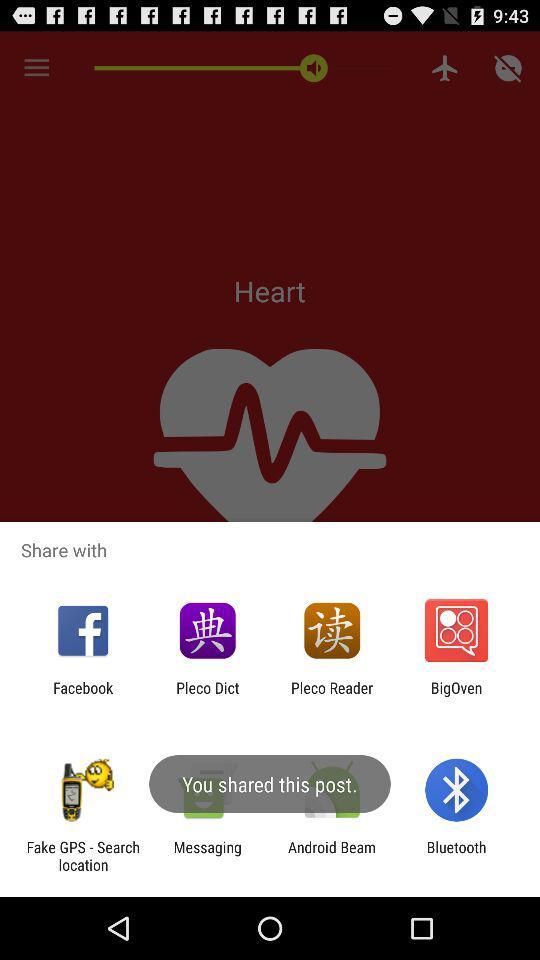 The width and height of the screenshot is (540, 960). Describe the element at coordinates (206, 855) in the screenshot. I see `the icon to the right of fake gps search item` at that location.